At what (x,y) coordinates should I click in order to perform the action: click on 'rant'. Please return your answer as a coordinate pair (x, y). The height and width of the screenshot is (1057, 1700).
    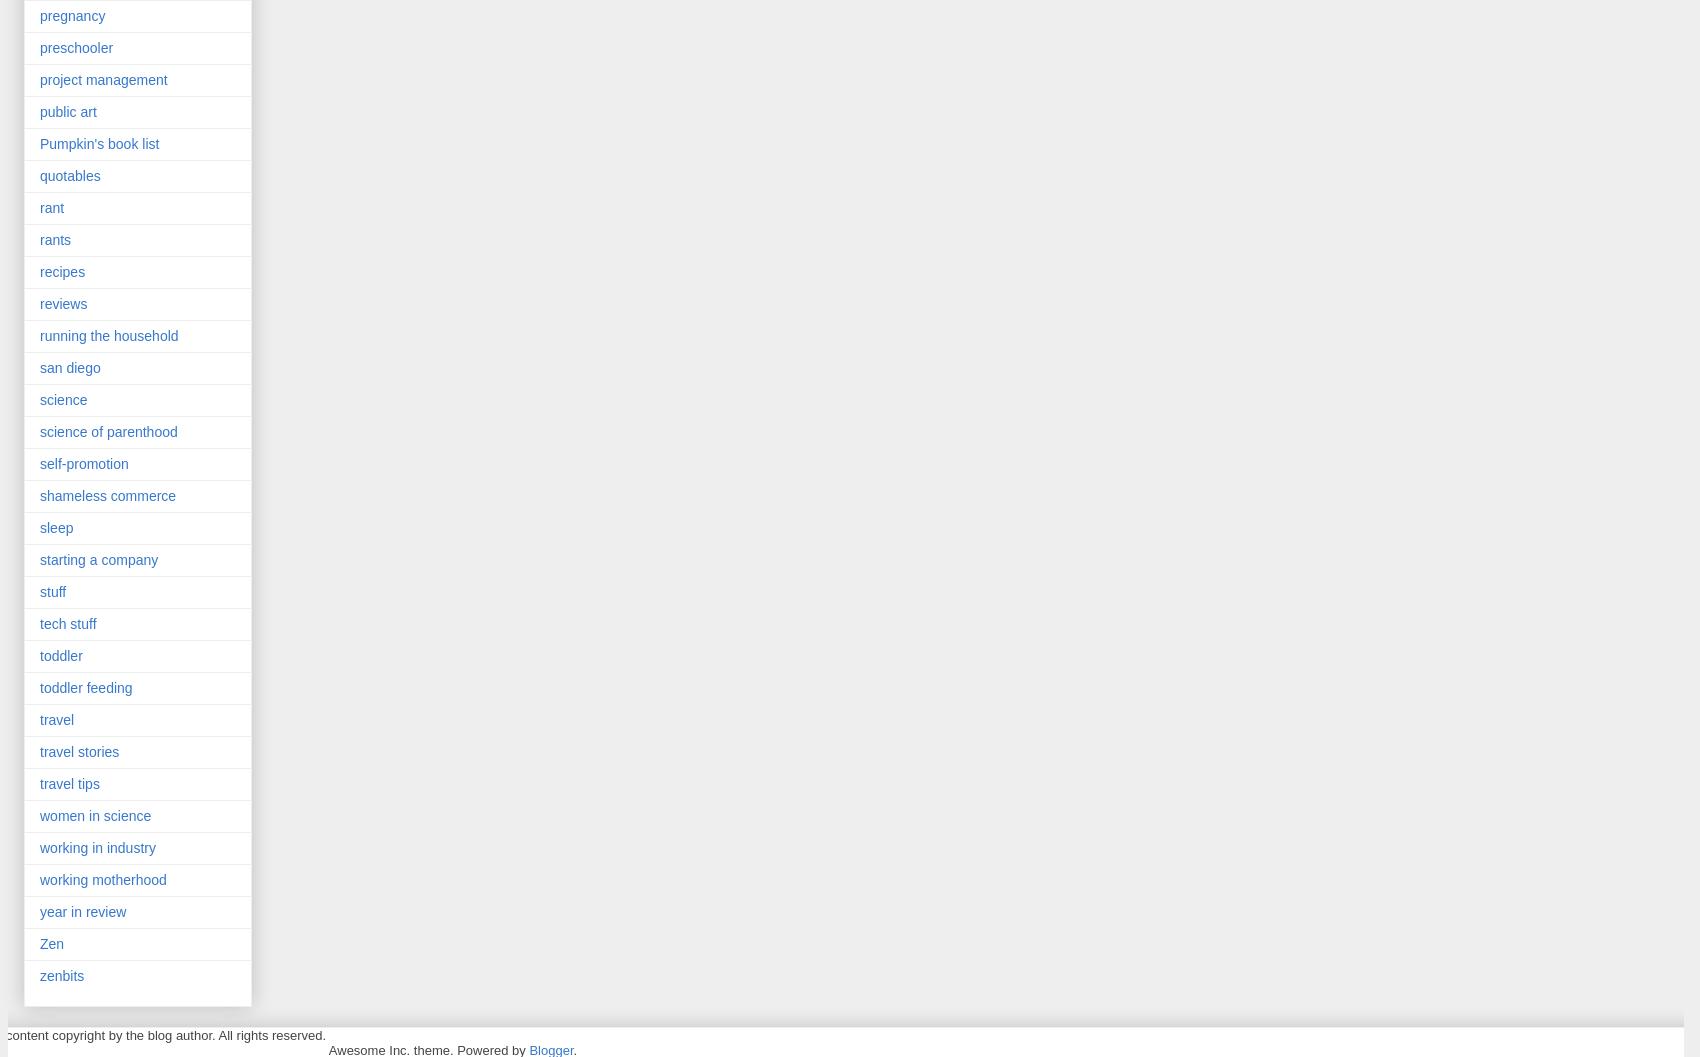
    Looking at the image, I should click on (52, 208).